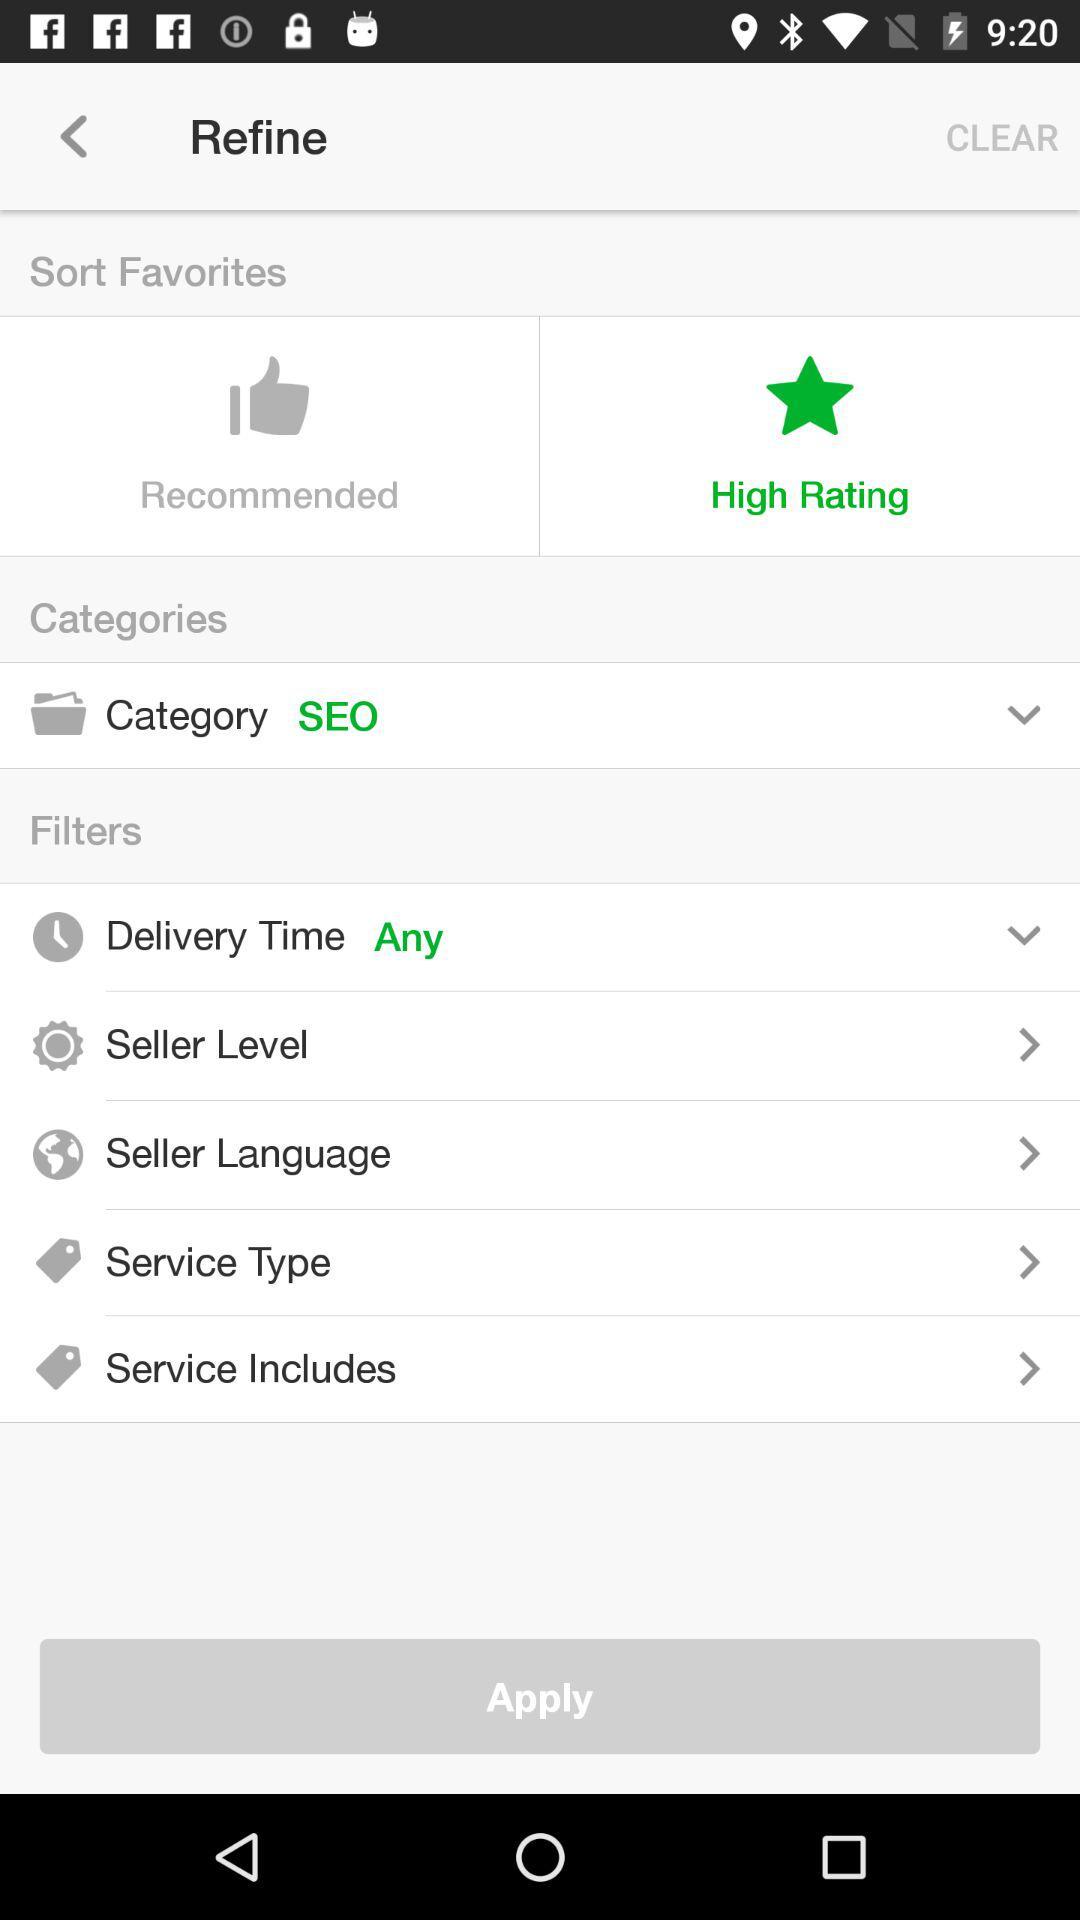 Image resolution: width=1080 pixels, height=1920 pixels. What do you see at coordinates (997, 135) in the screenshot?
I see `clear` at bounding box center [997, 135].